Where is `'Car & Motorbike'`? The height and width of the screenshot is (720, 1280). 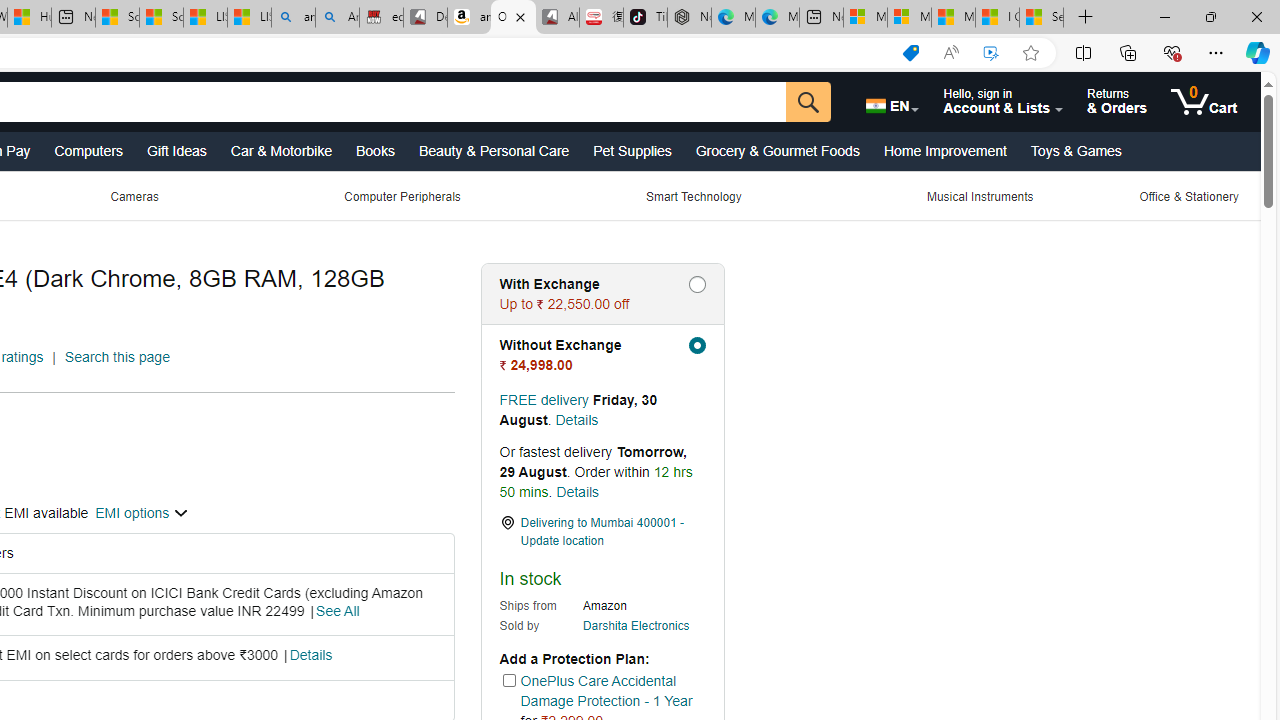
'Car & Motorbike' is located at coordinates (279, 149).